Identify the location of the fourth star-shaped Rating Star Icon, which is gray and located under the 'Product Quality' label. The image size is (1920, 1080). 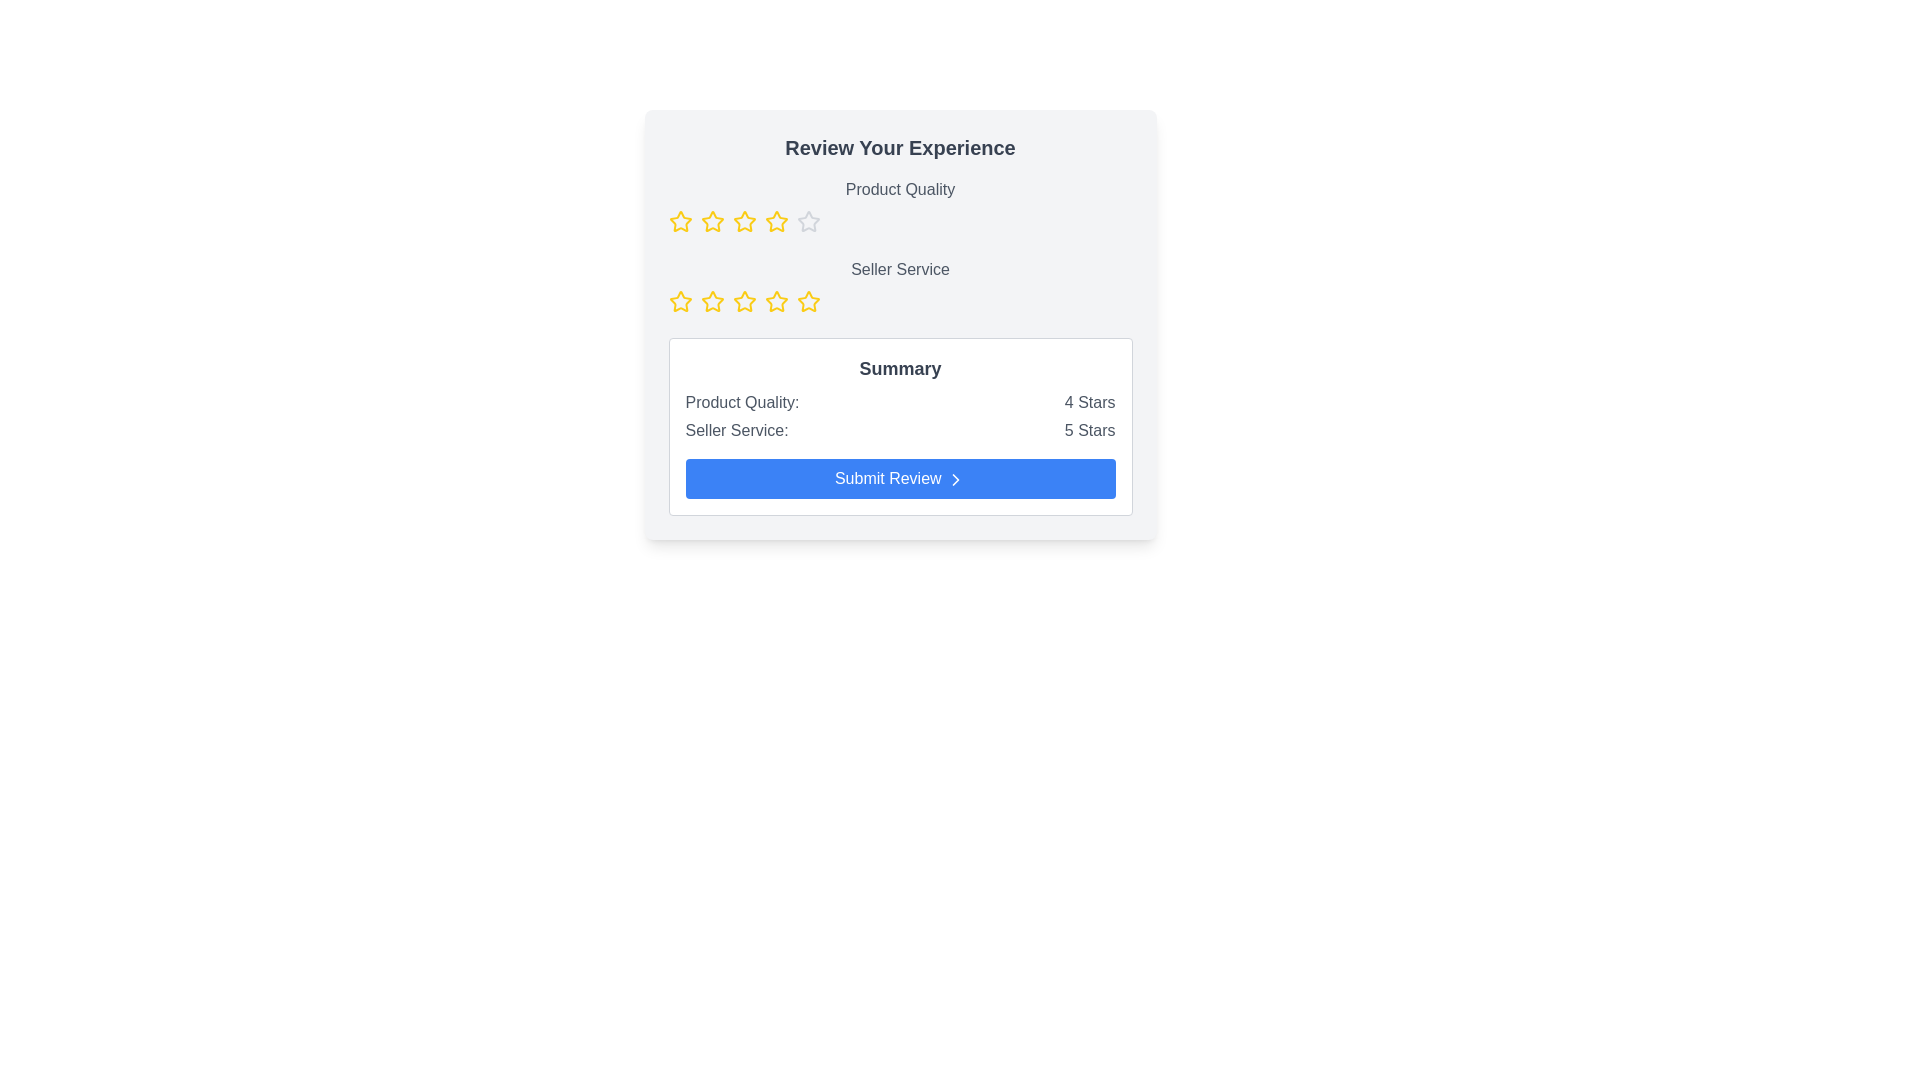
(808, 221).